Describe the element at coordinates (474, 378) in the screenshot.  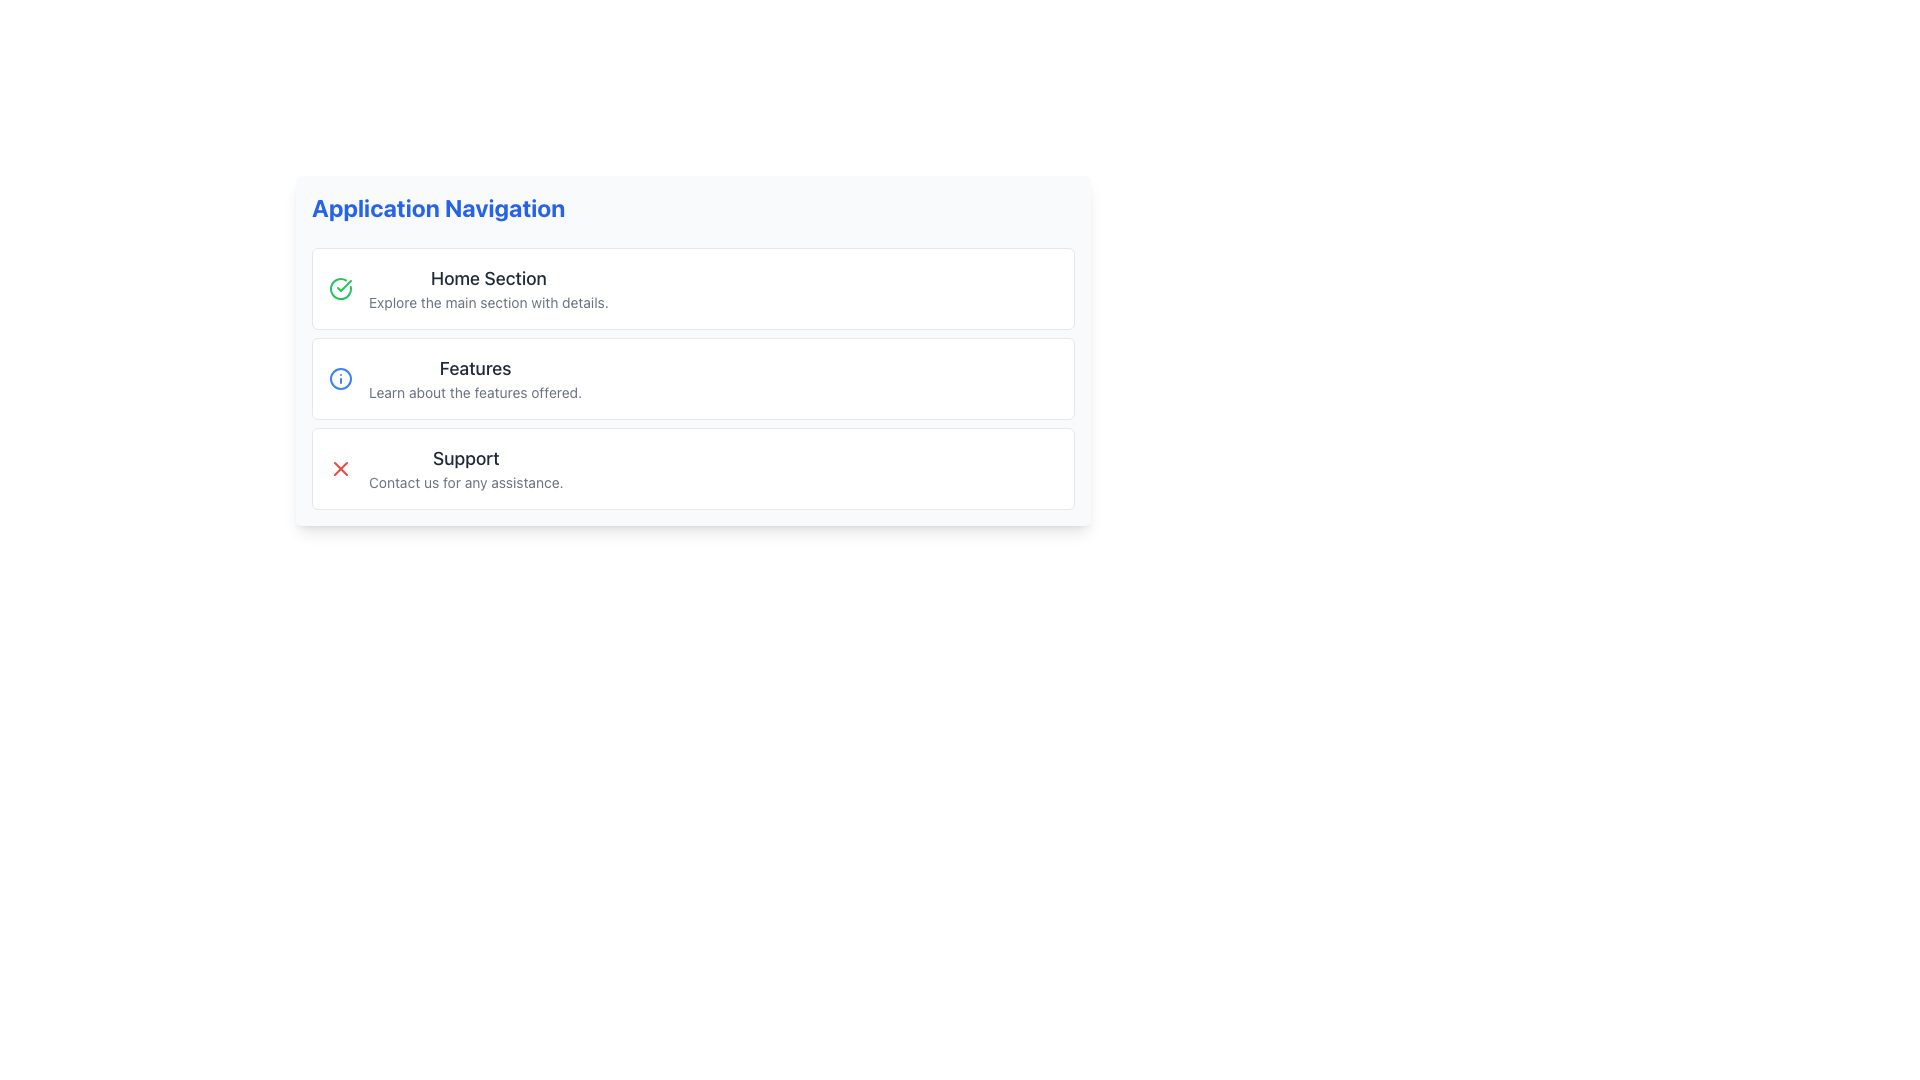
I see `descriptive text of the navigational element located between the 'Home Section' and 'Support' items, which provides information and guidance about the 'Features' section` at that location.